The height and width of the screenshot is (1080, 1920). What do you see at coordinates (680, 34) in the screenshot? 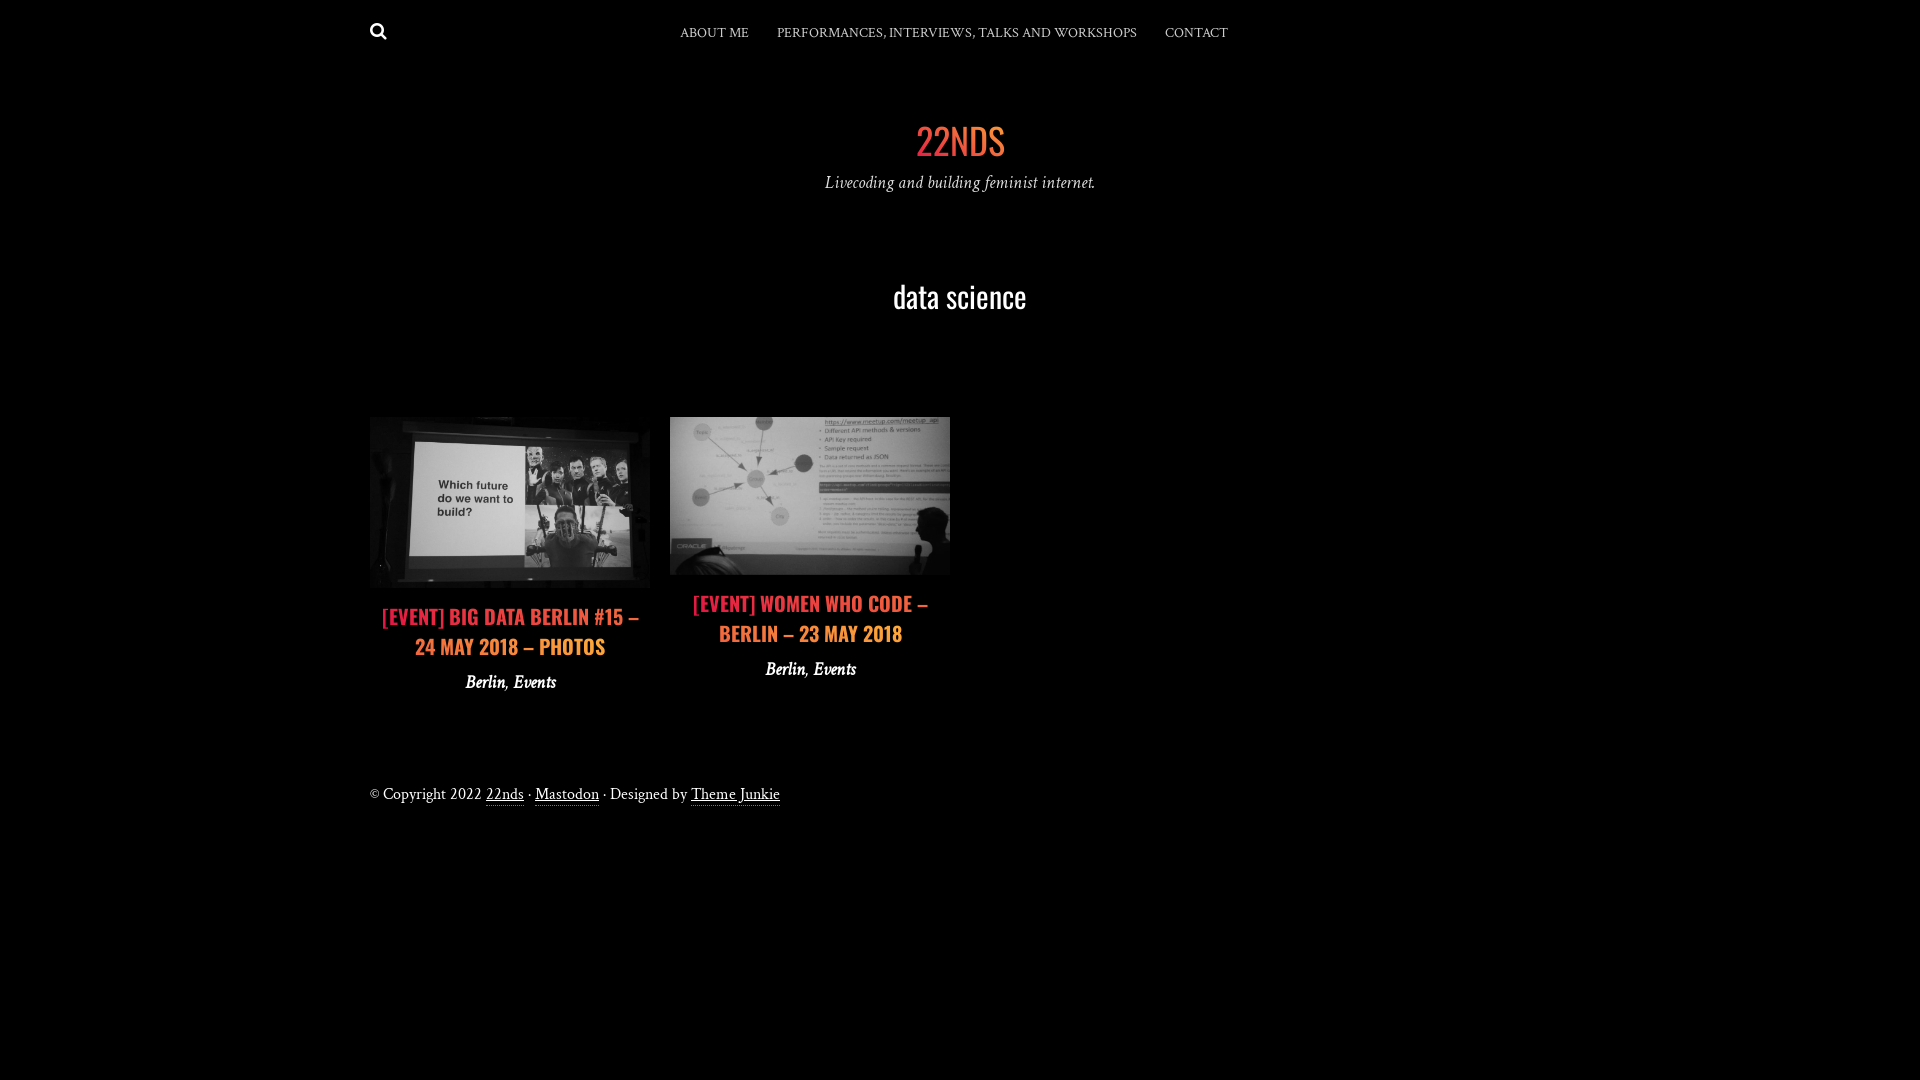
I see `'ABOUT ME'` at bounding box center [680, 34].